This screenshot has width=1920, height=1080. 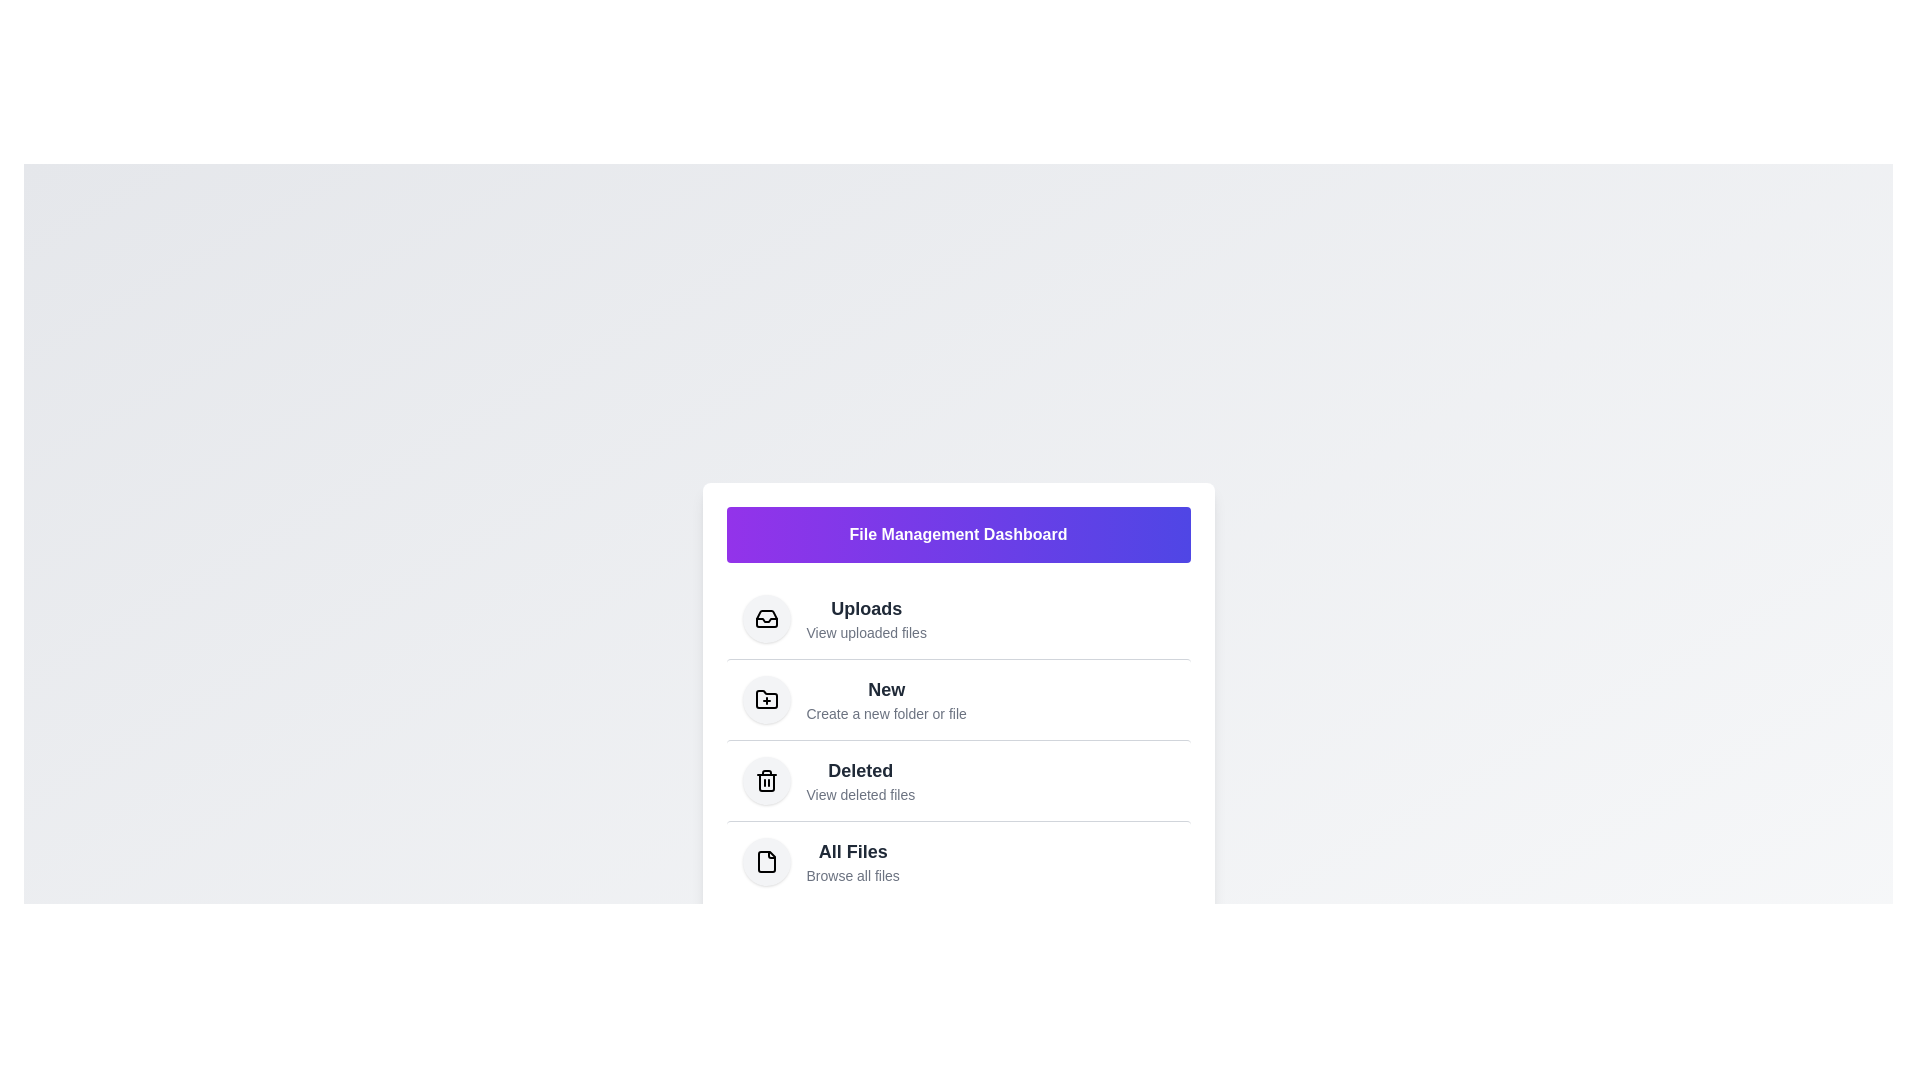 What do you see at coordinates (957, 697) in the screenshot?
I see `the menu item 'New' to trigger its visual feedback` at bounding box center [957, 697].